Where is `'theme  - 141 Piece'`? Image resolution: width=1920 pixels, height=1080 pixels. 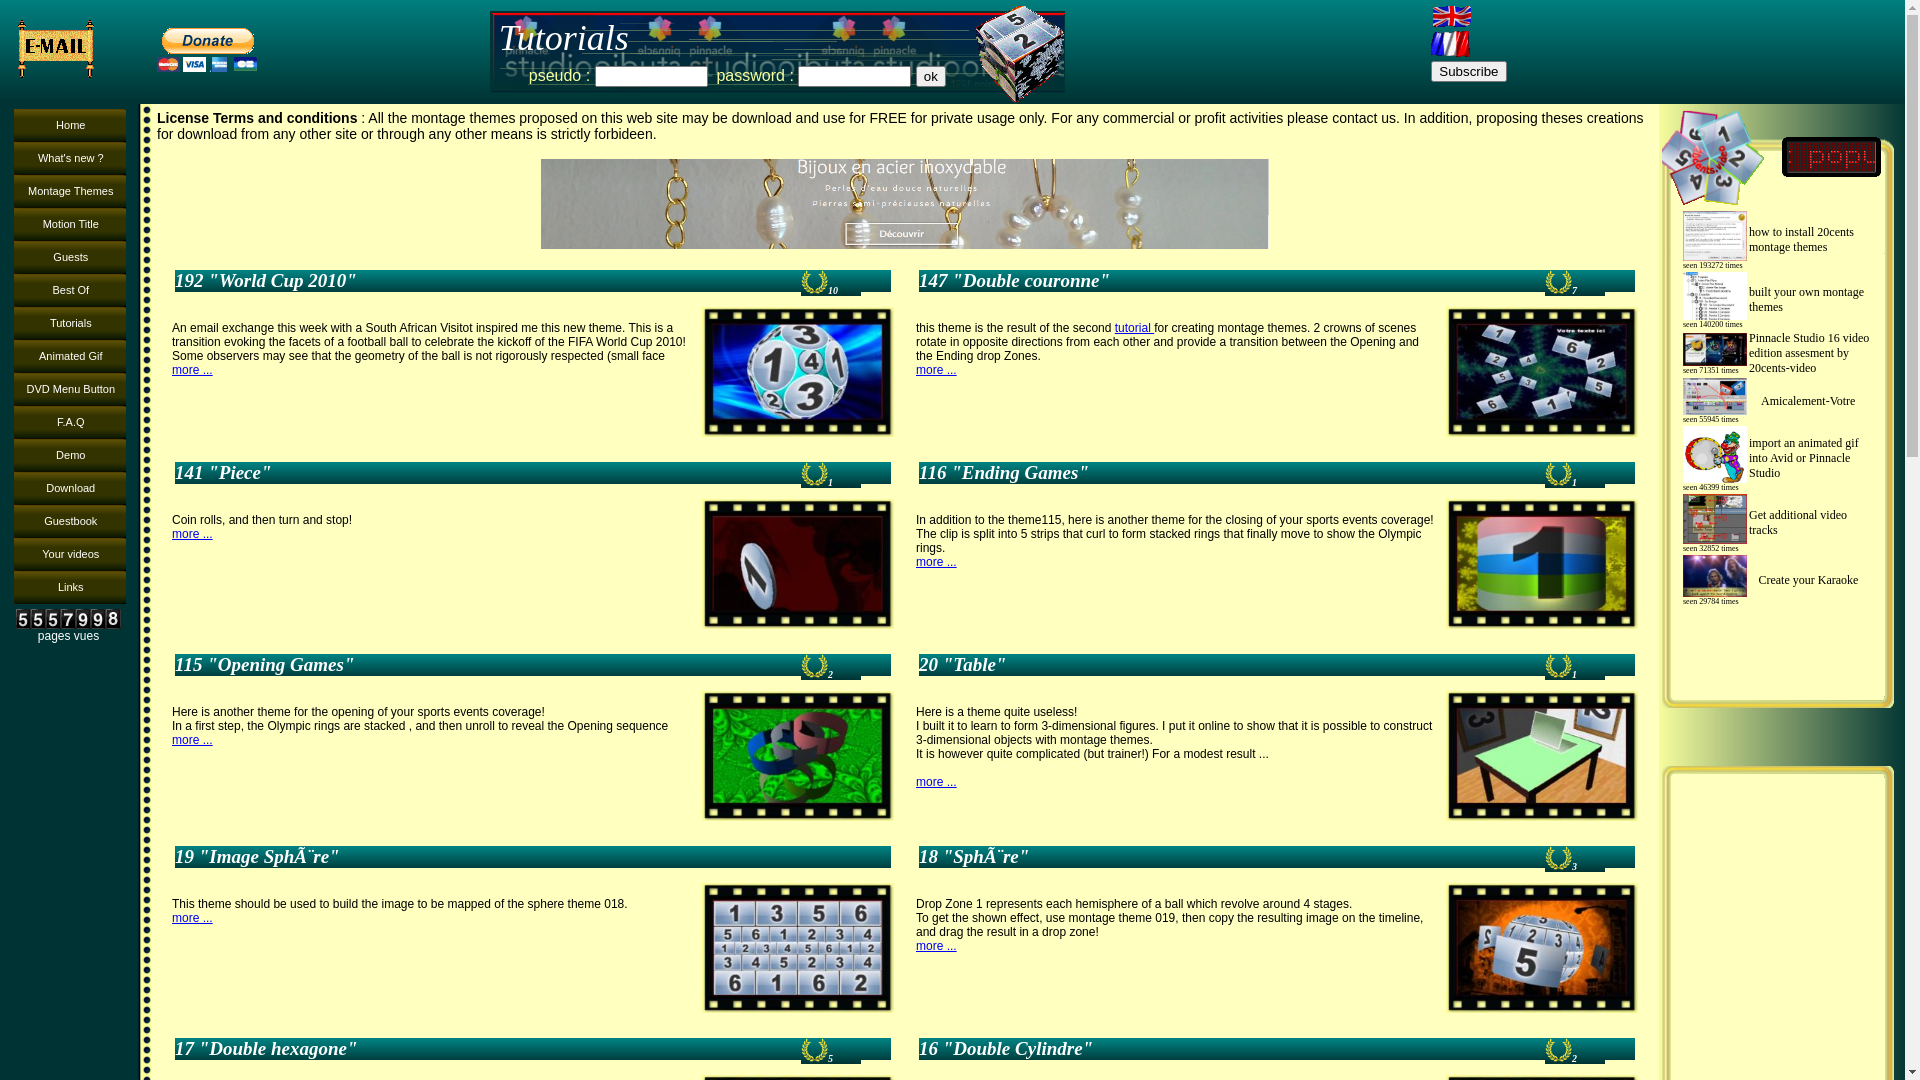
'theme  - 141 Piece' is located at coordinates (796, 563).